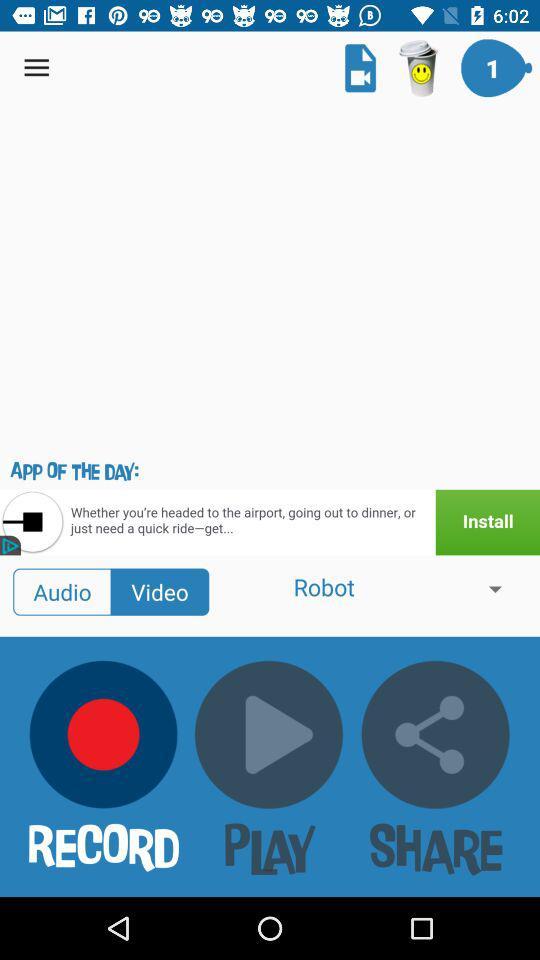 The image size is (540, 960). What do you see at coordinates (62, 592) in the screenshot?
I see `audio` at bounding box center [62, 592].